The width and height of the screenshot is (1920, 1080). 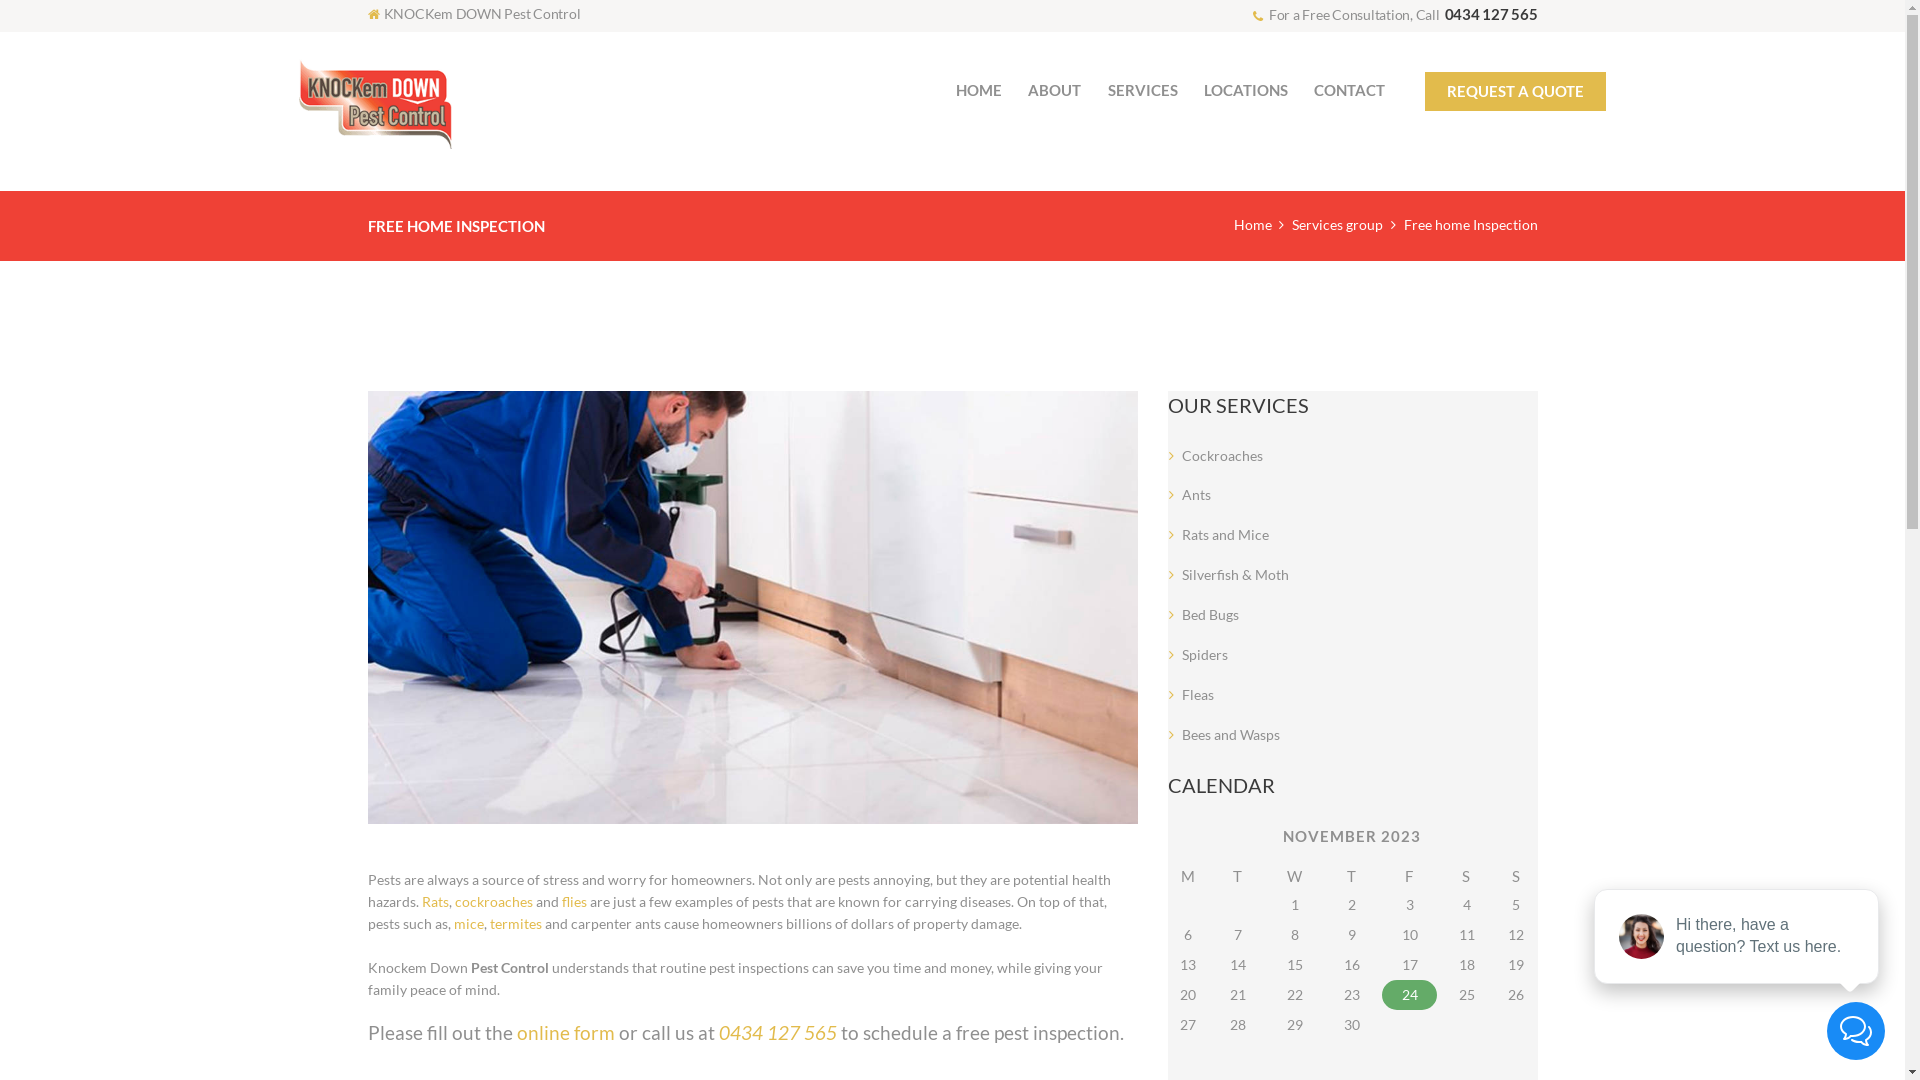 I want to click on 'REQUEST A QUOTE', so click(x=1515, y=91).